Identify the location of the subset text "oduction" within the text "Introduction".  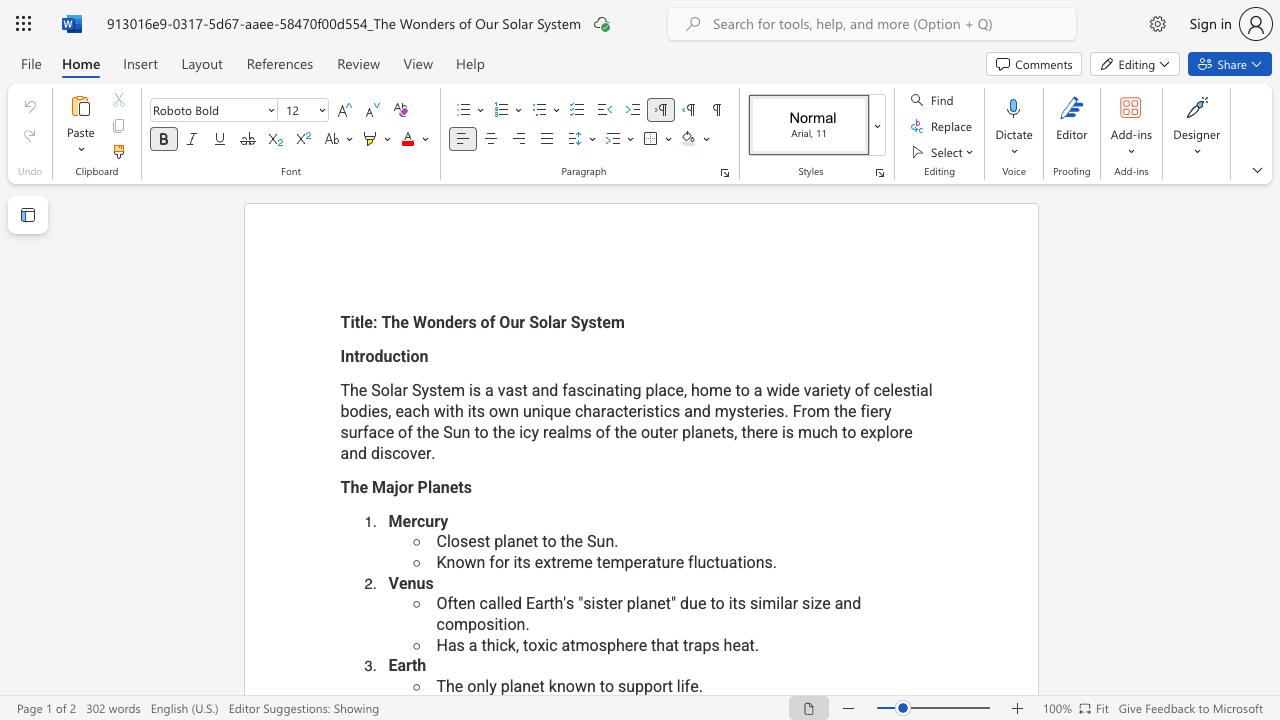
(365, 355).